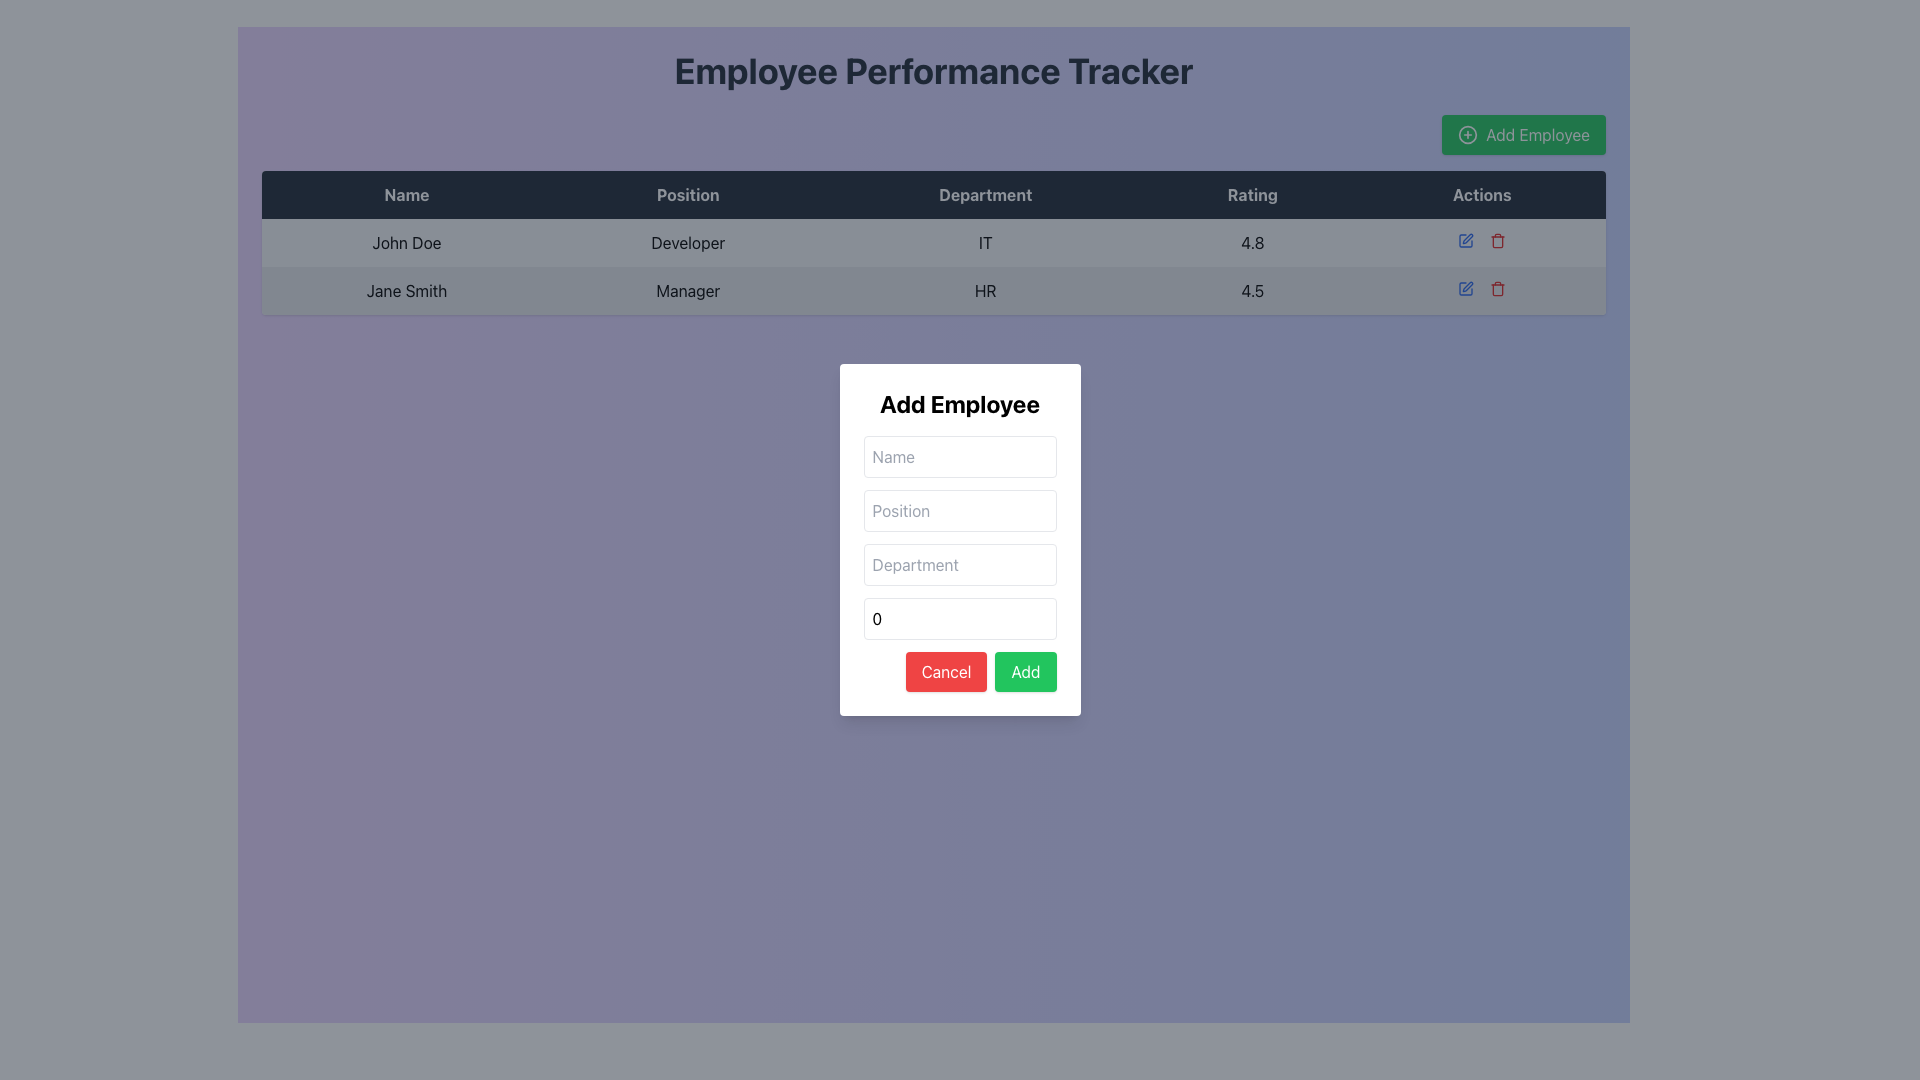 This screenshot has height=1080, width=1920. I want to click on the table cell in the 'Actions' column for 'Jane Smith', which contains interactive icons for edit and delete actions, so click(1482, 290).